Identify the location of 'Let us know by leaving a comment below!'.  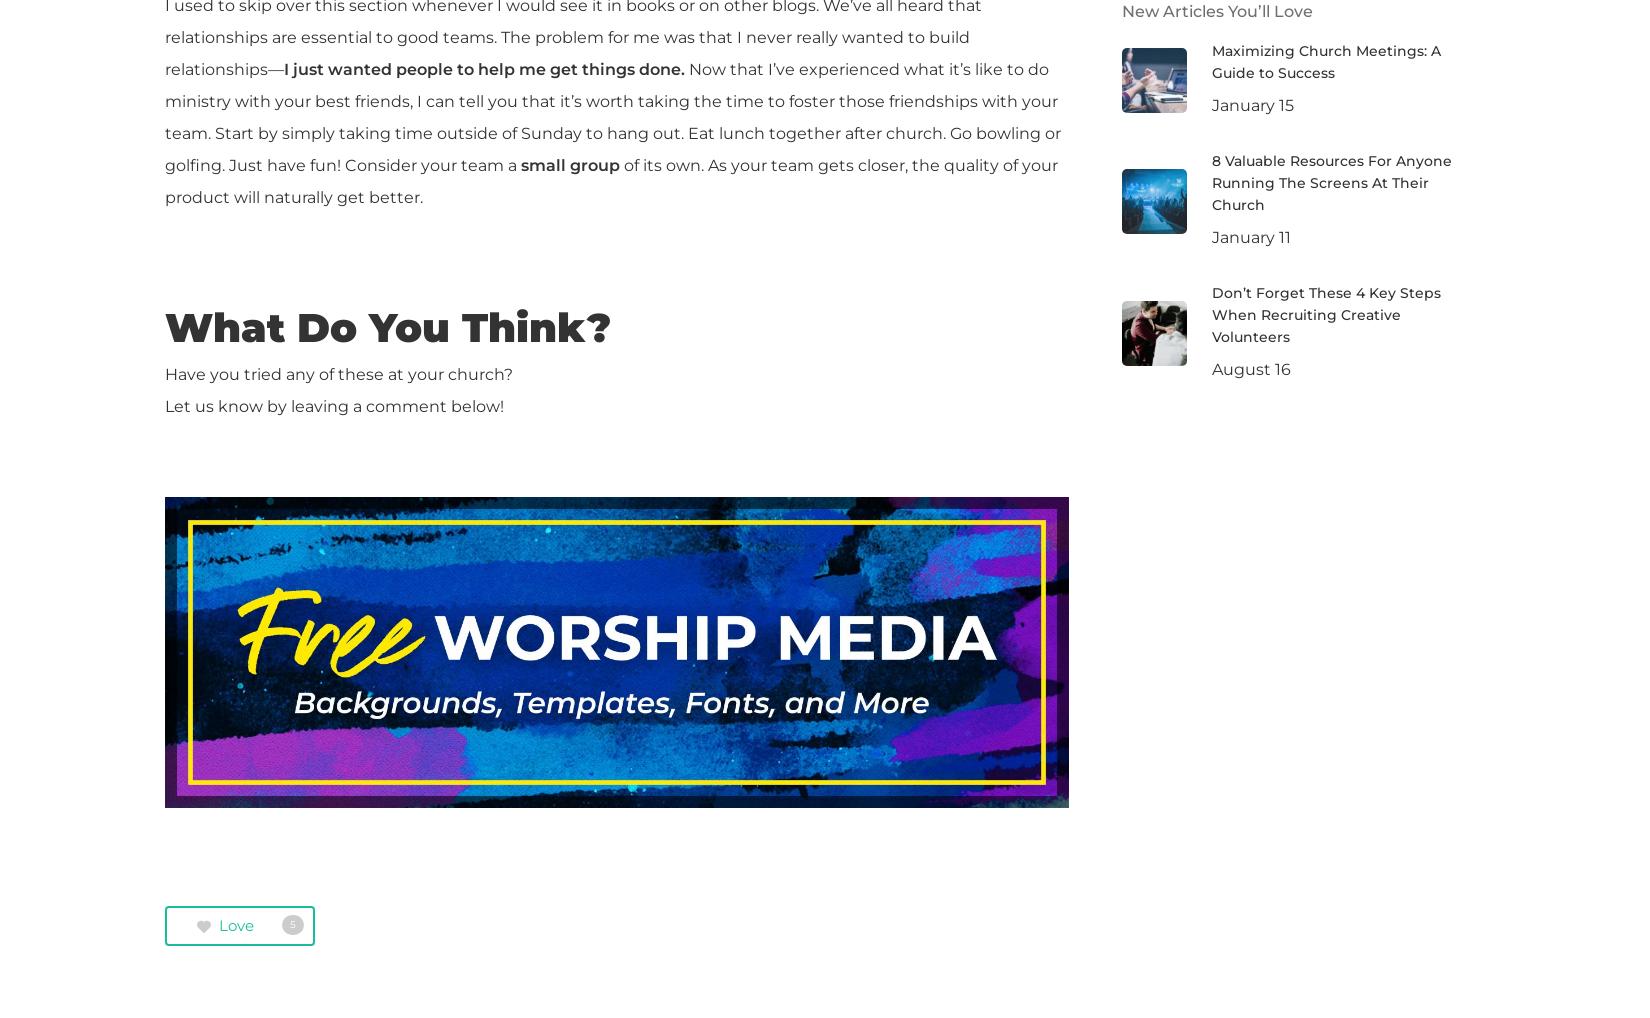
(334, 406).